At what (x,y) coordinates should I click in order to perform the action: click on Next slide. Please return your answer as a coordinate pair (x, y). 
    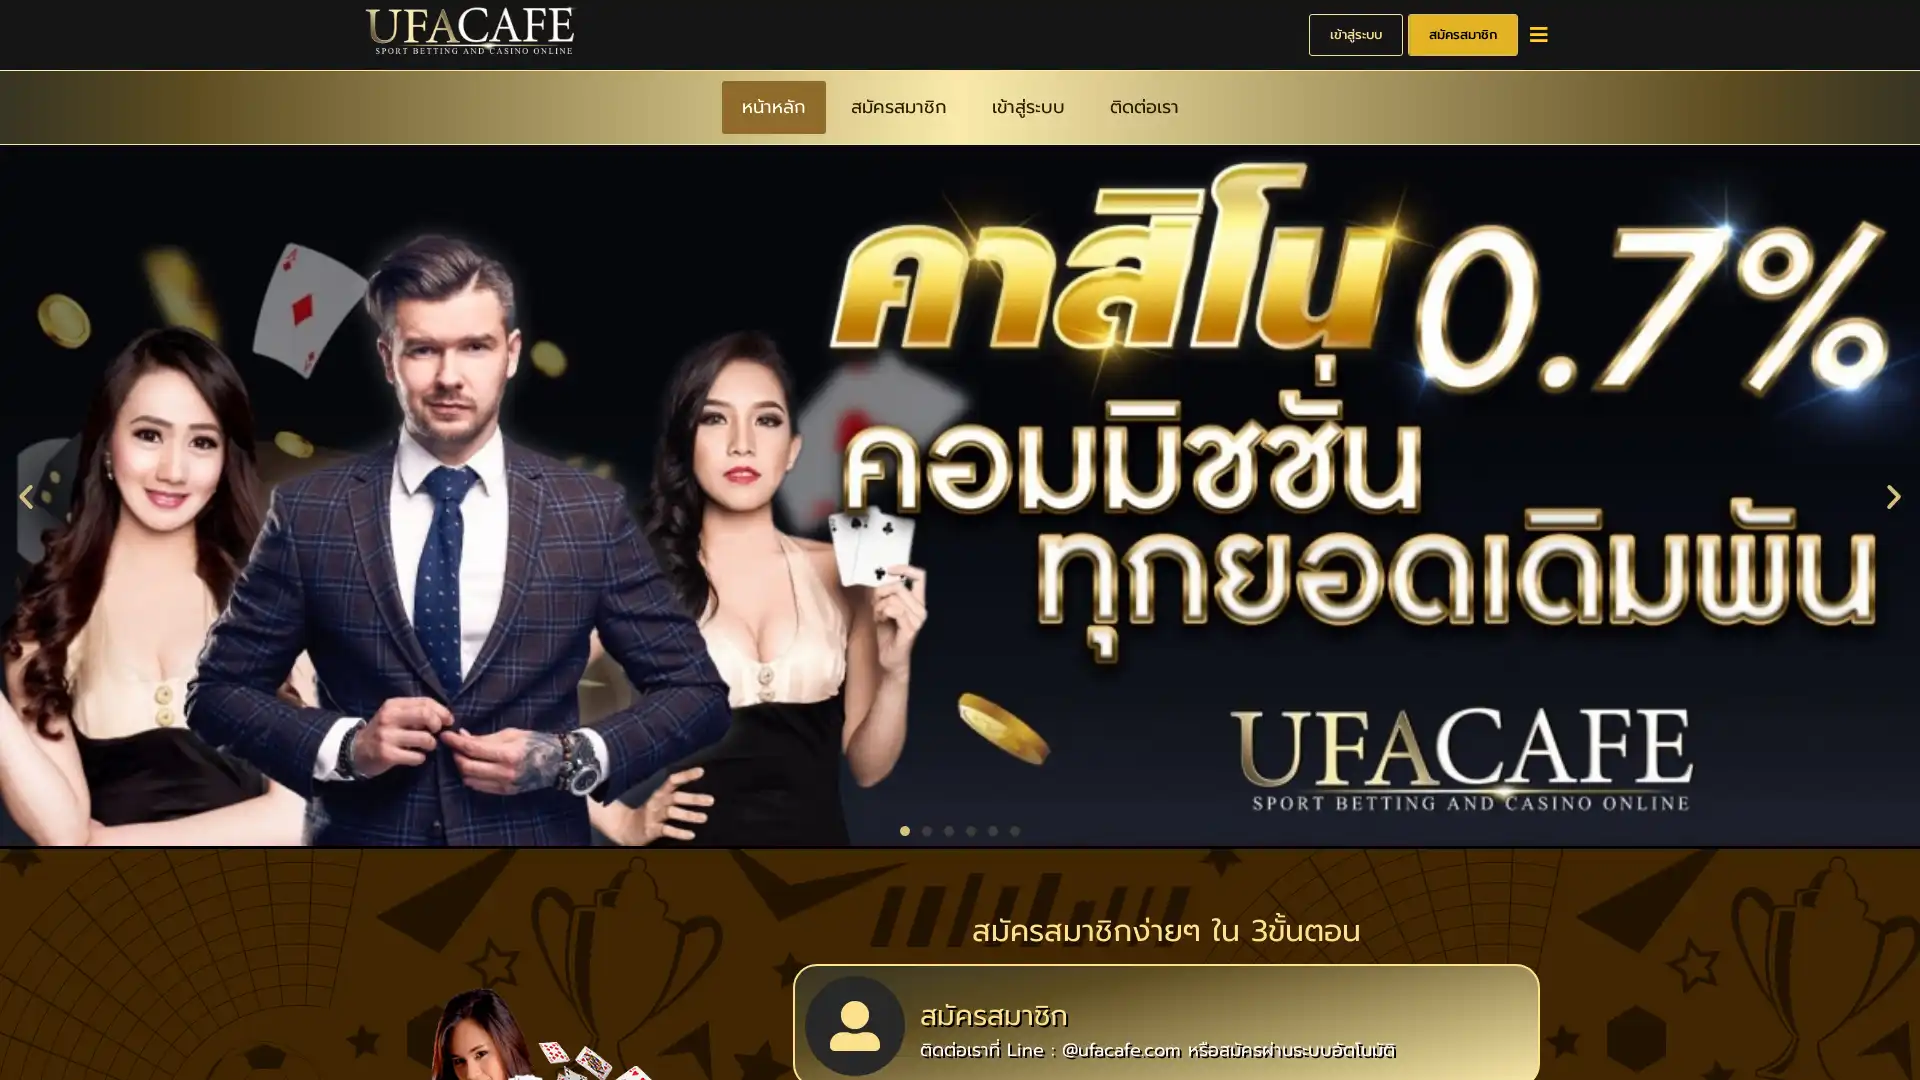
    Looking at the image, I should click on (1893, 493).